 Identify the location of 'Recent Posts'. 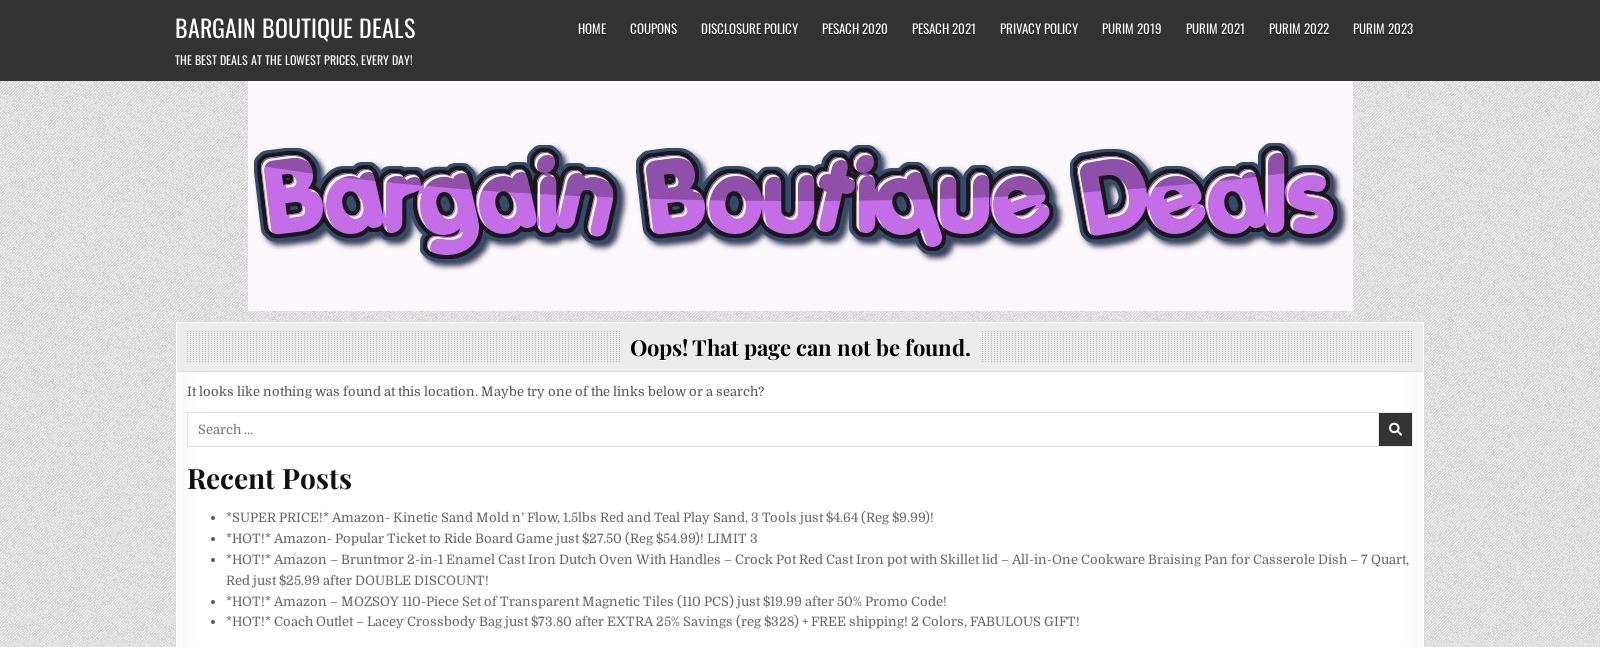
(269, 475).